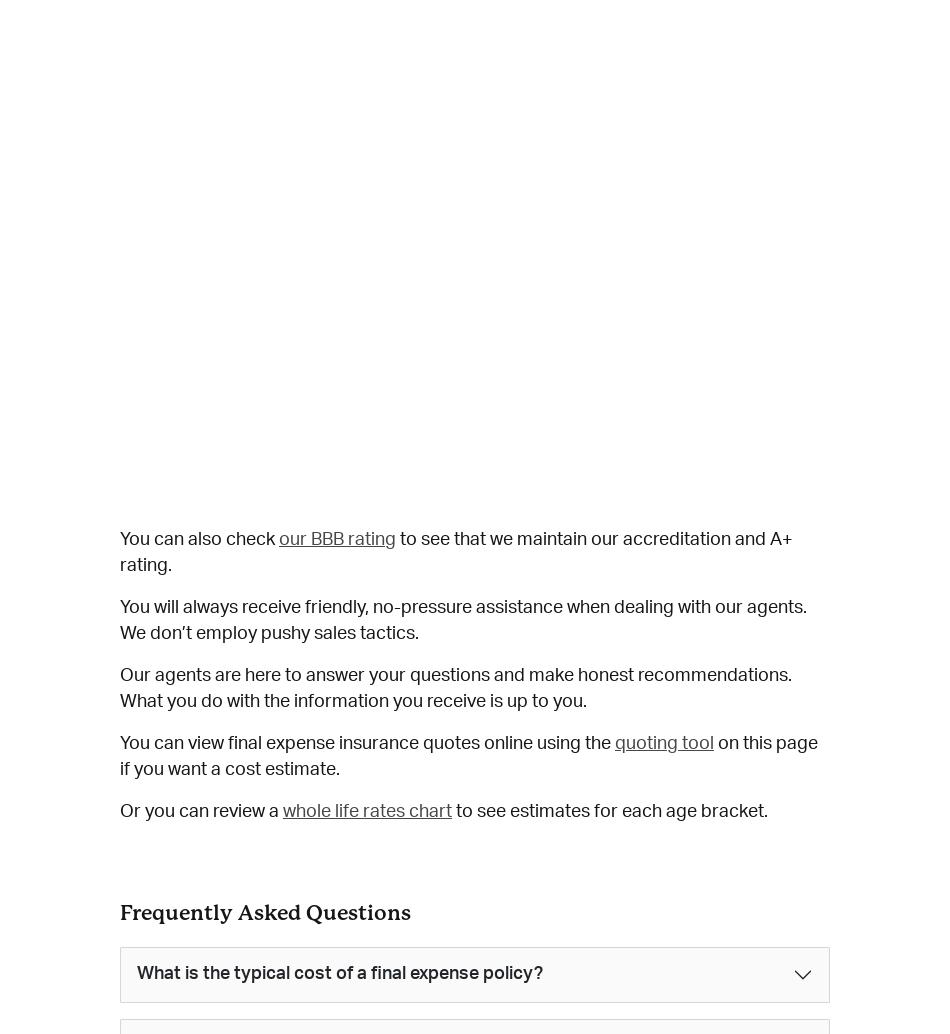  I want to click on 'quoting tool', so click(615, 743).